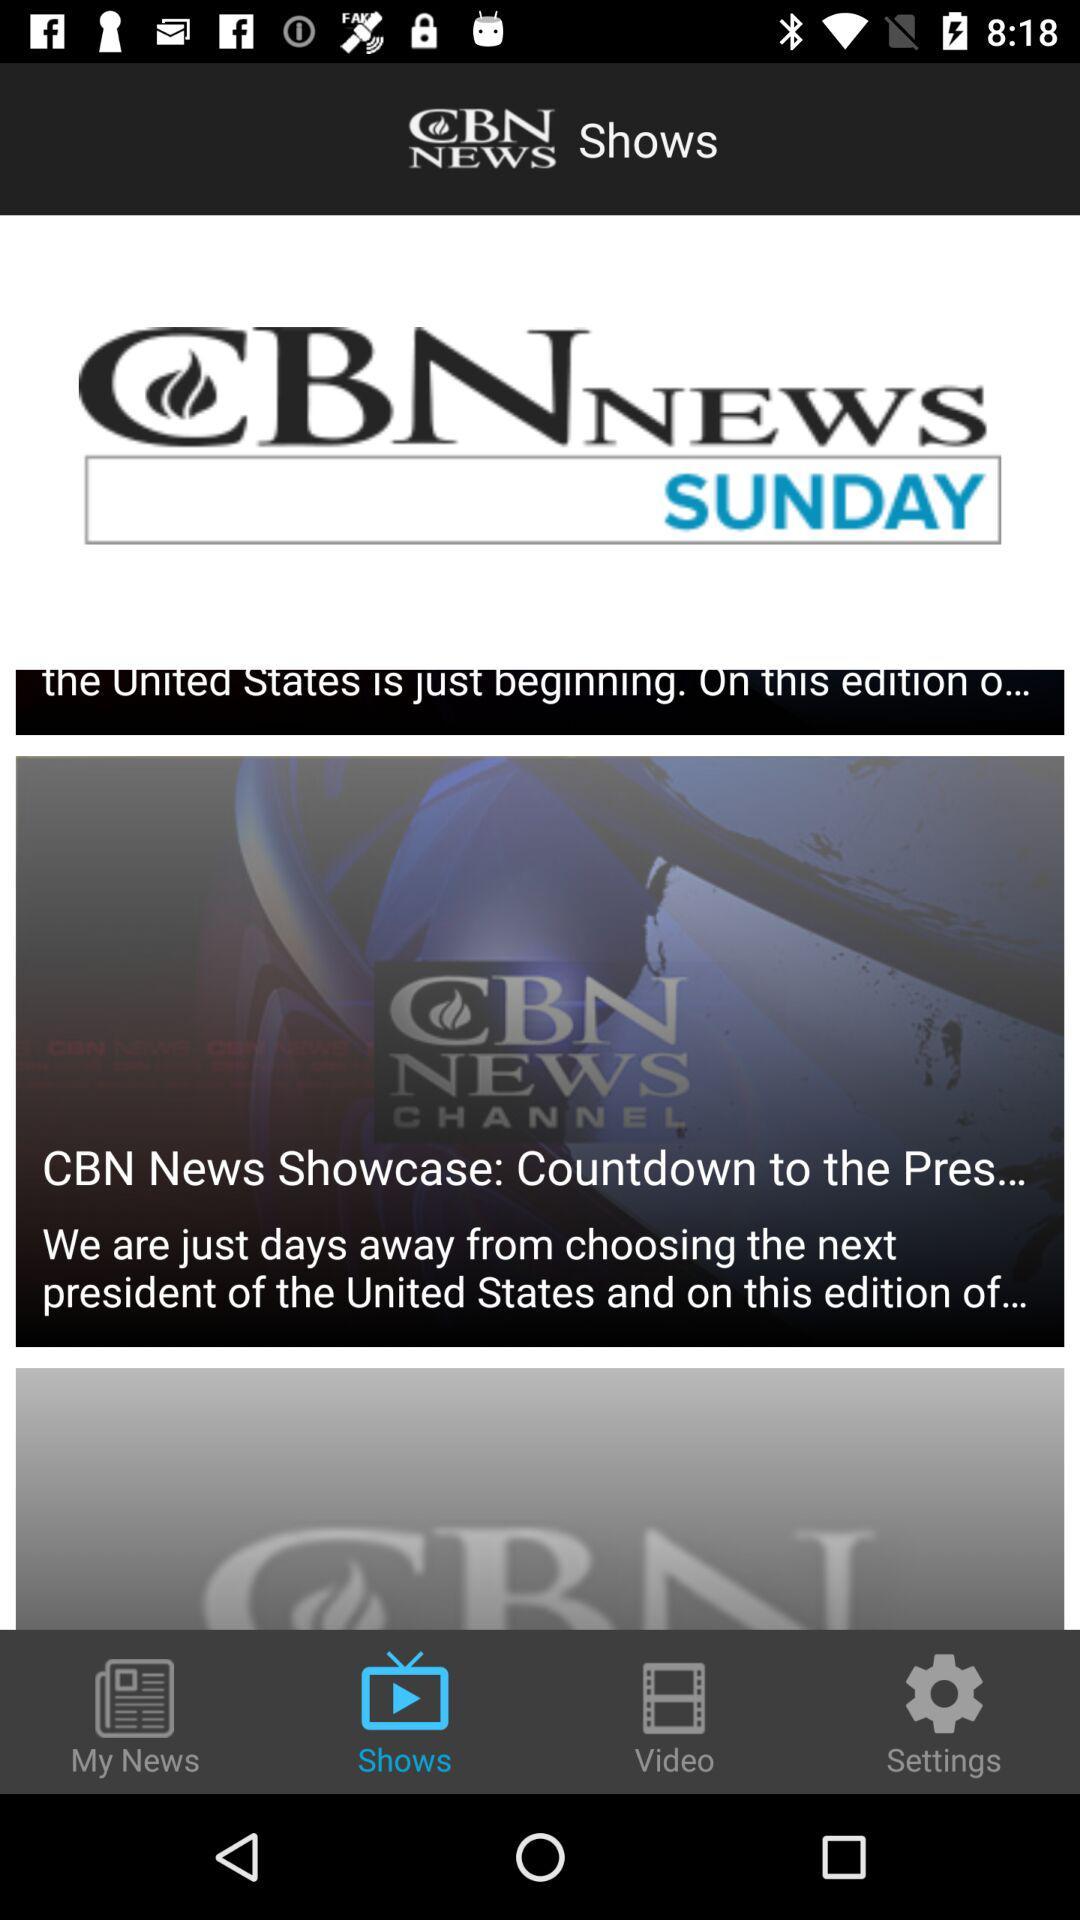 The width and height of the screenshot is (1080, 1920). I want to click on the icon next to the shows icon, so click(135, 1718).